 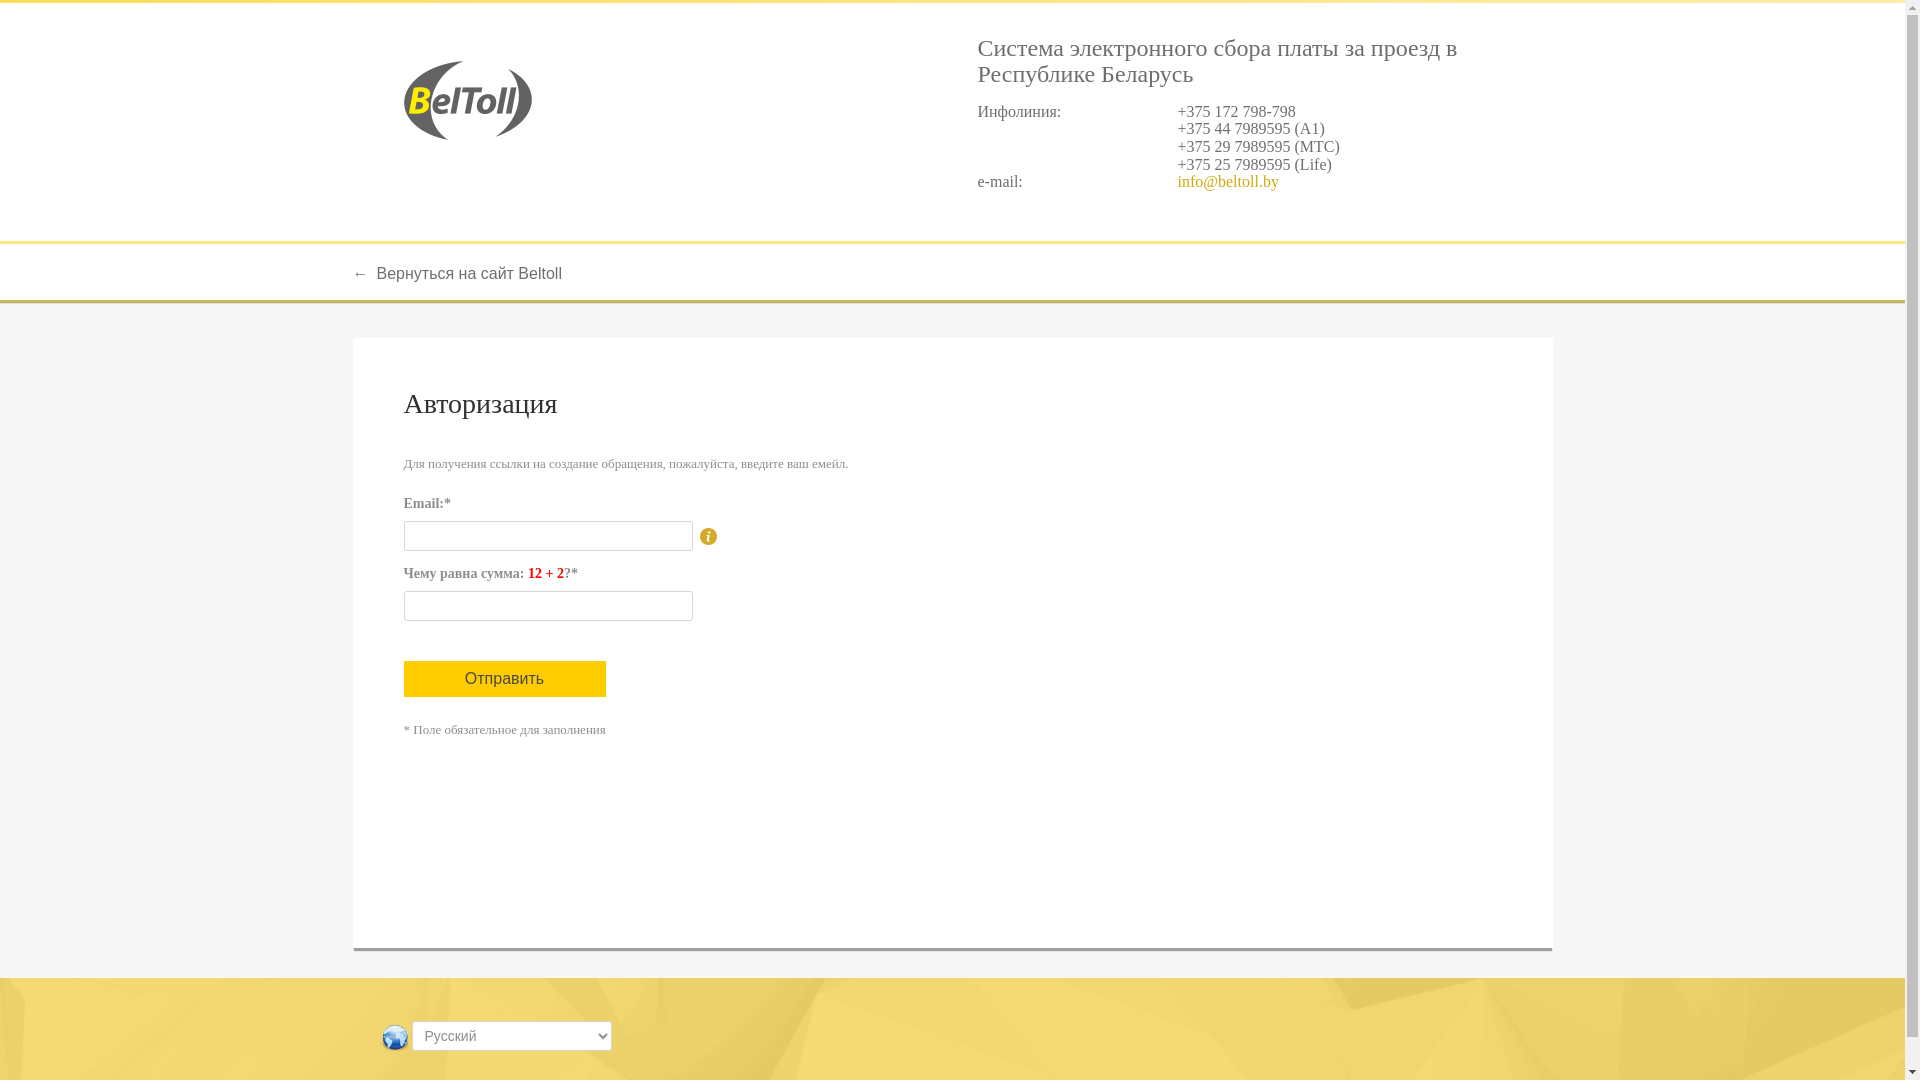 I want to click on 'info@beltoll.by', so click(x=1227, y=181).